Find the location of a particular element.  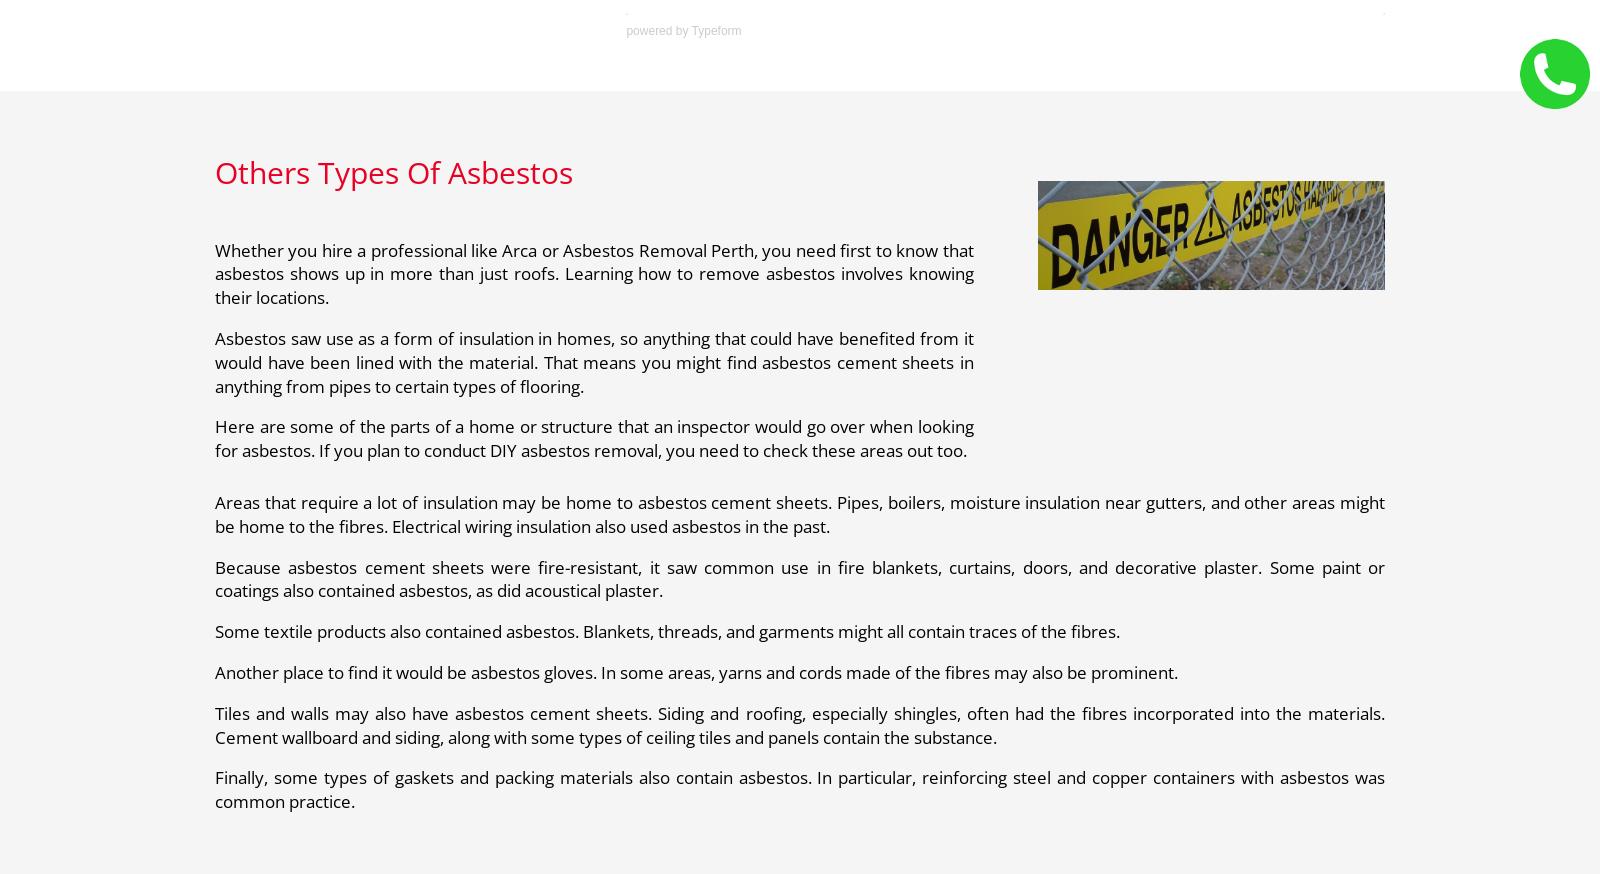

'Perth Asbestos Removal & Replace' is located at coordinates (503, 170).